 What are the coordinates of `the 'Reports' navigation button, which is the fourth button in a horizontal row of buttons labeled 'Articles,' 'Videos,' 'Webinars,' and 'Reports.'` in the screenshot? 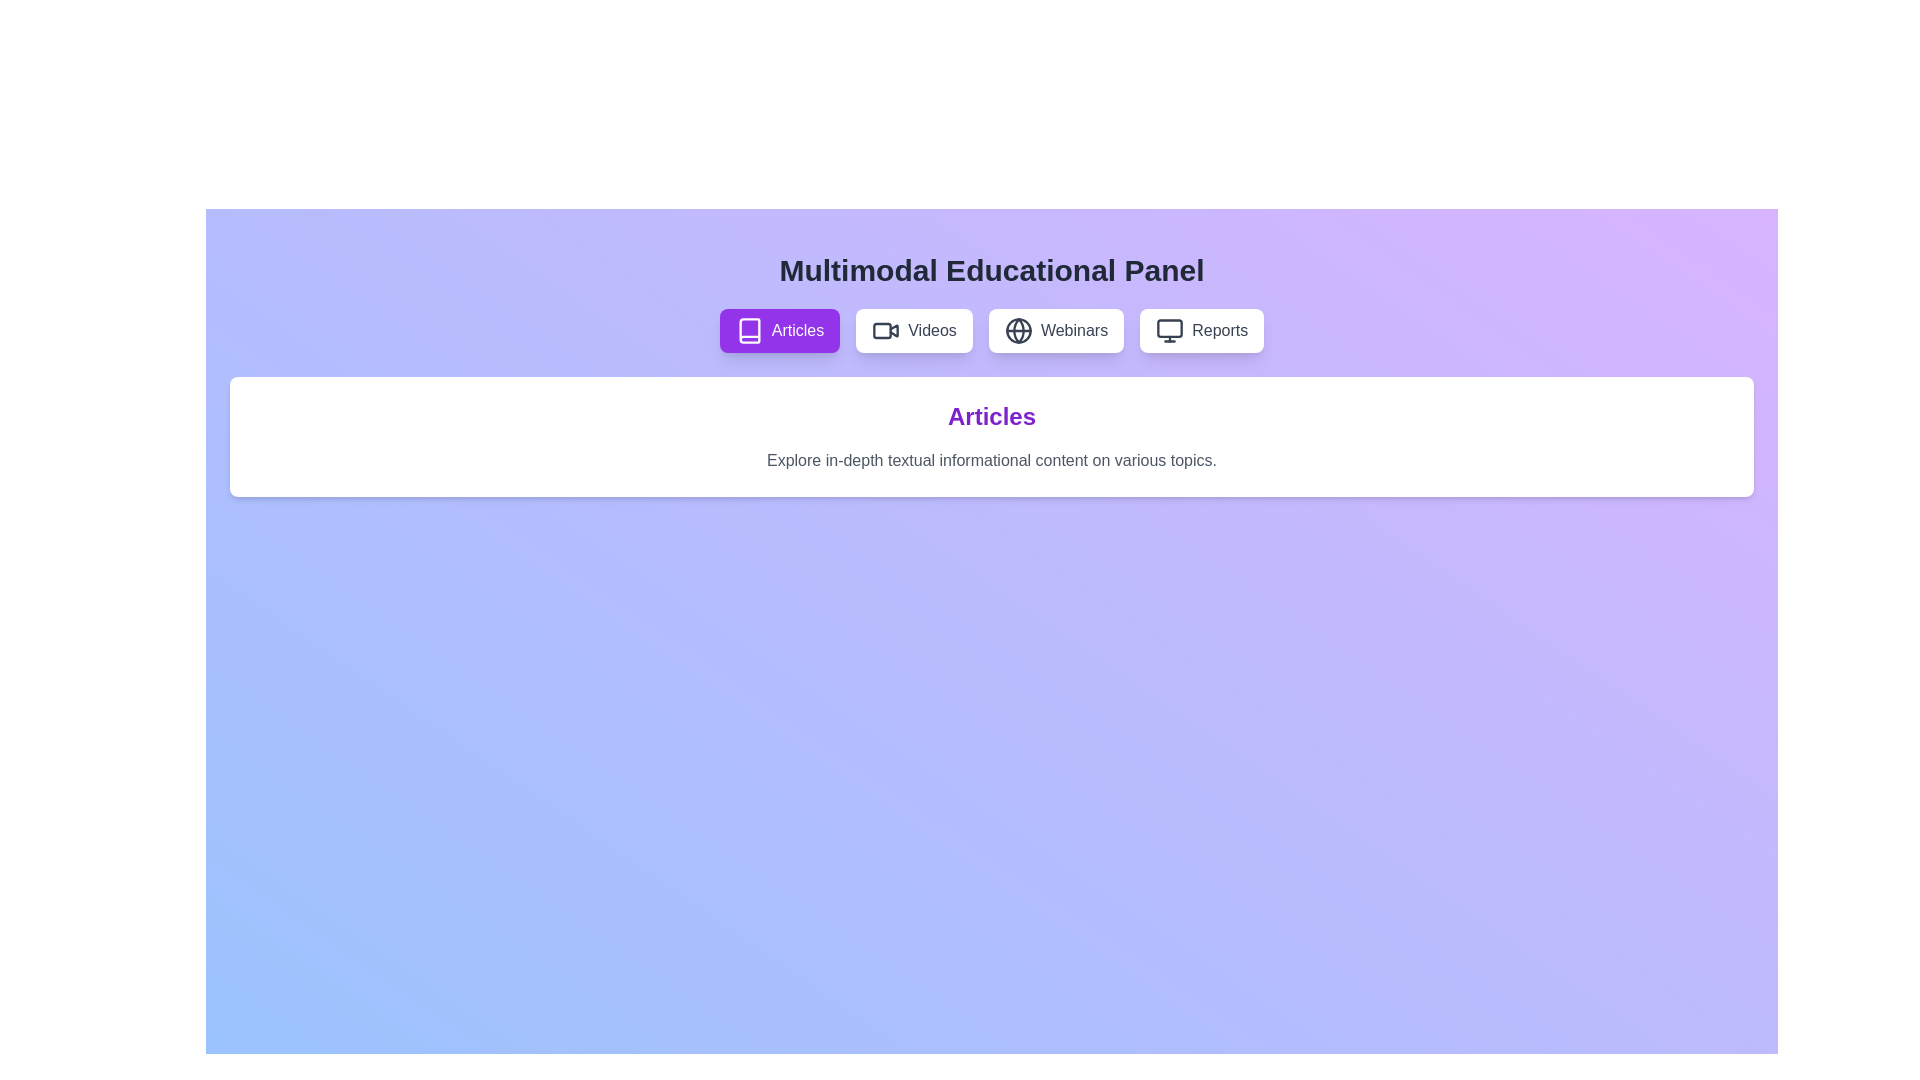 It's located at (1201, 330).